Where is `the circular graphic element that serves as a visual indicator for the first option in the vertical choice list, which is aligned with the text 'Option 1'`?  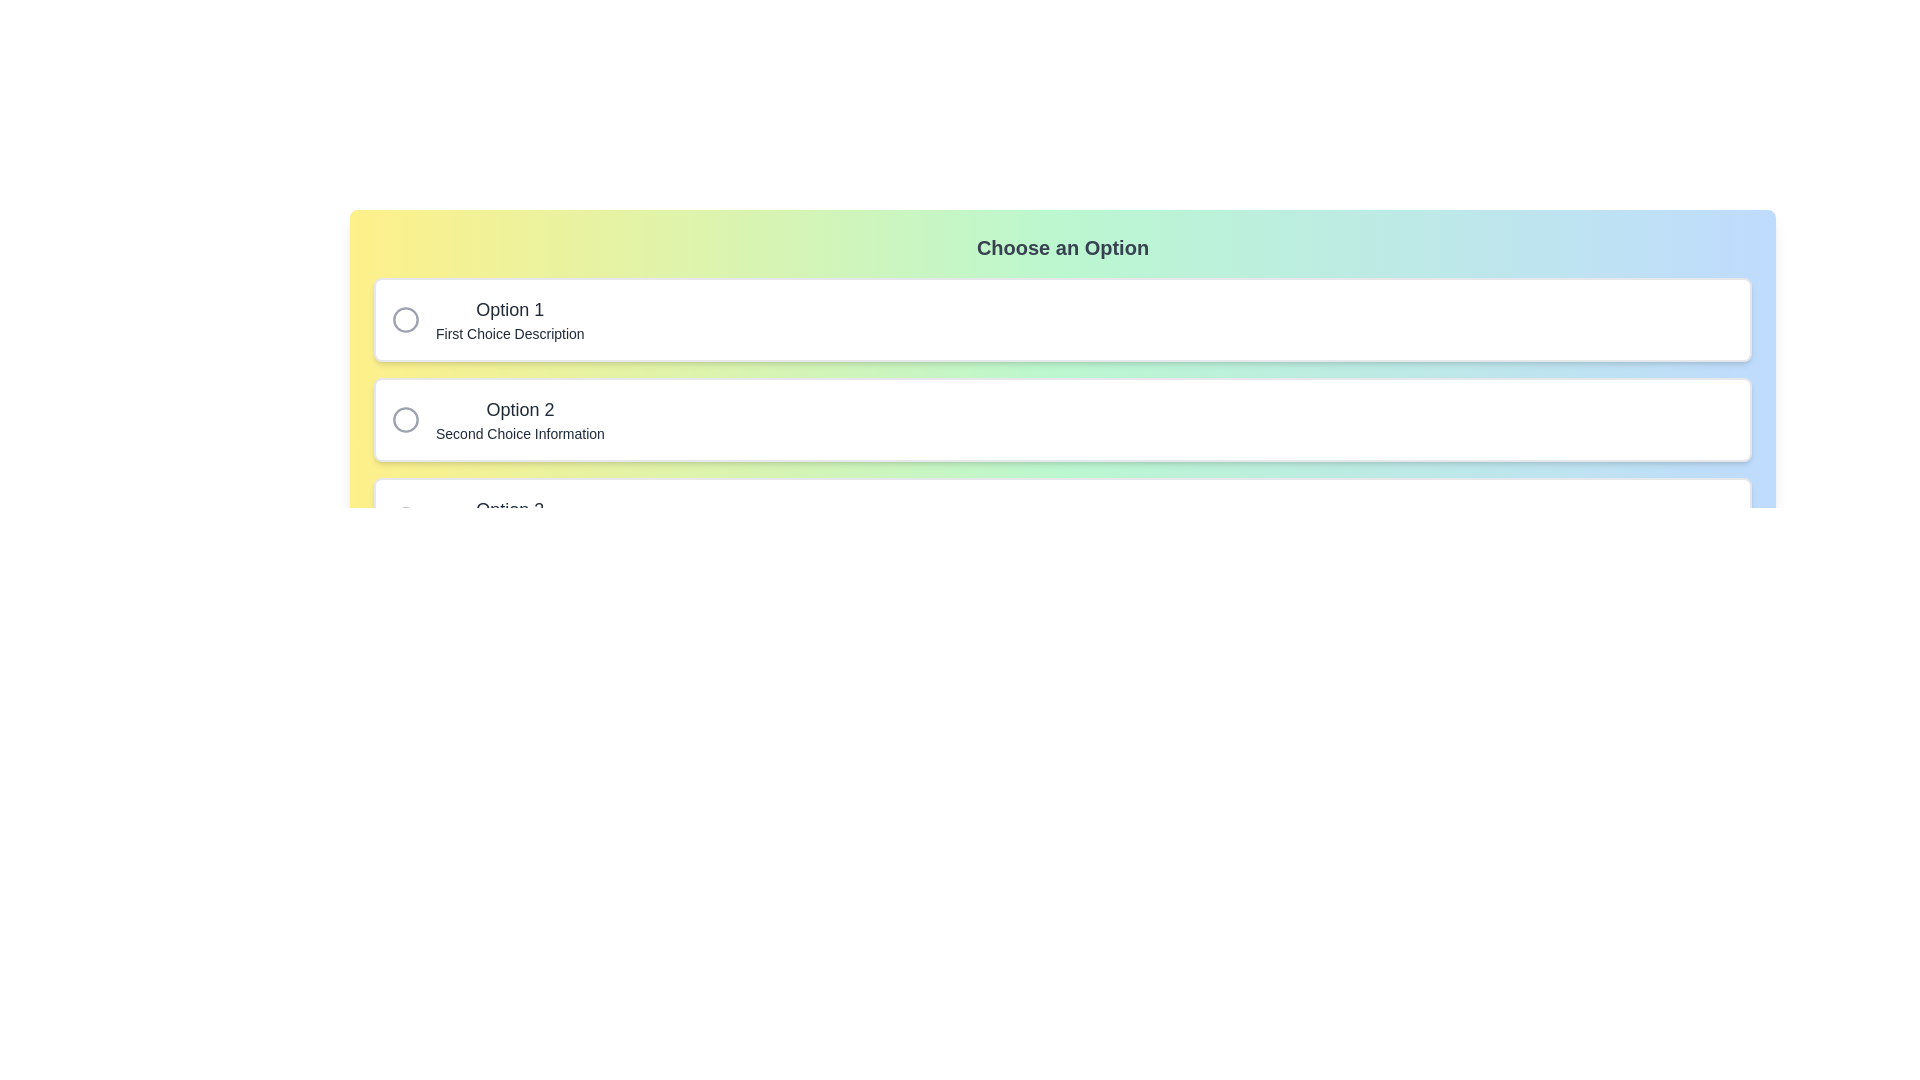
the circular graphic element that serves as a visual indicator for the first option in the vertical choice list, which is aligned with the text 'Option 1' is located at coordinates (405, 319).